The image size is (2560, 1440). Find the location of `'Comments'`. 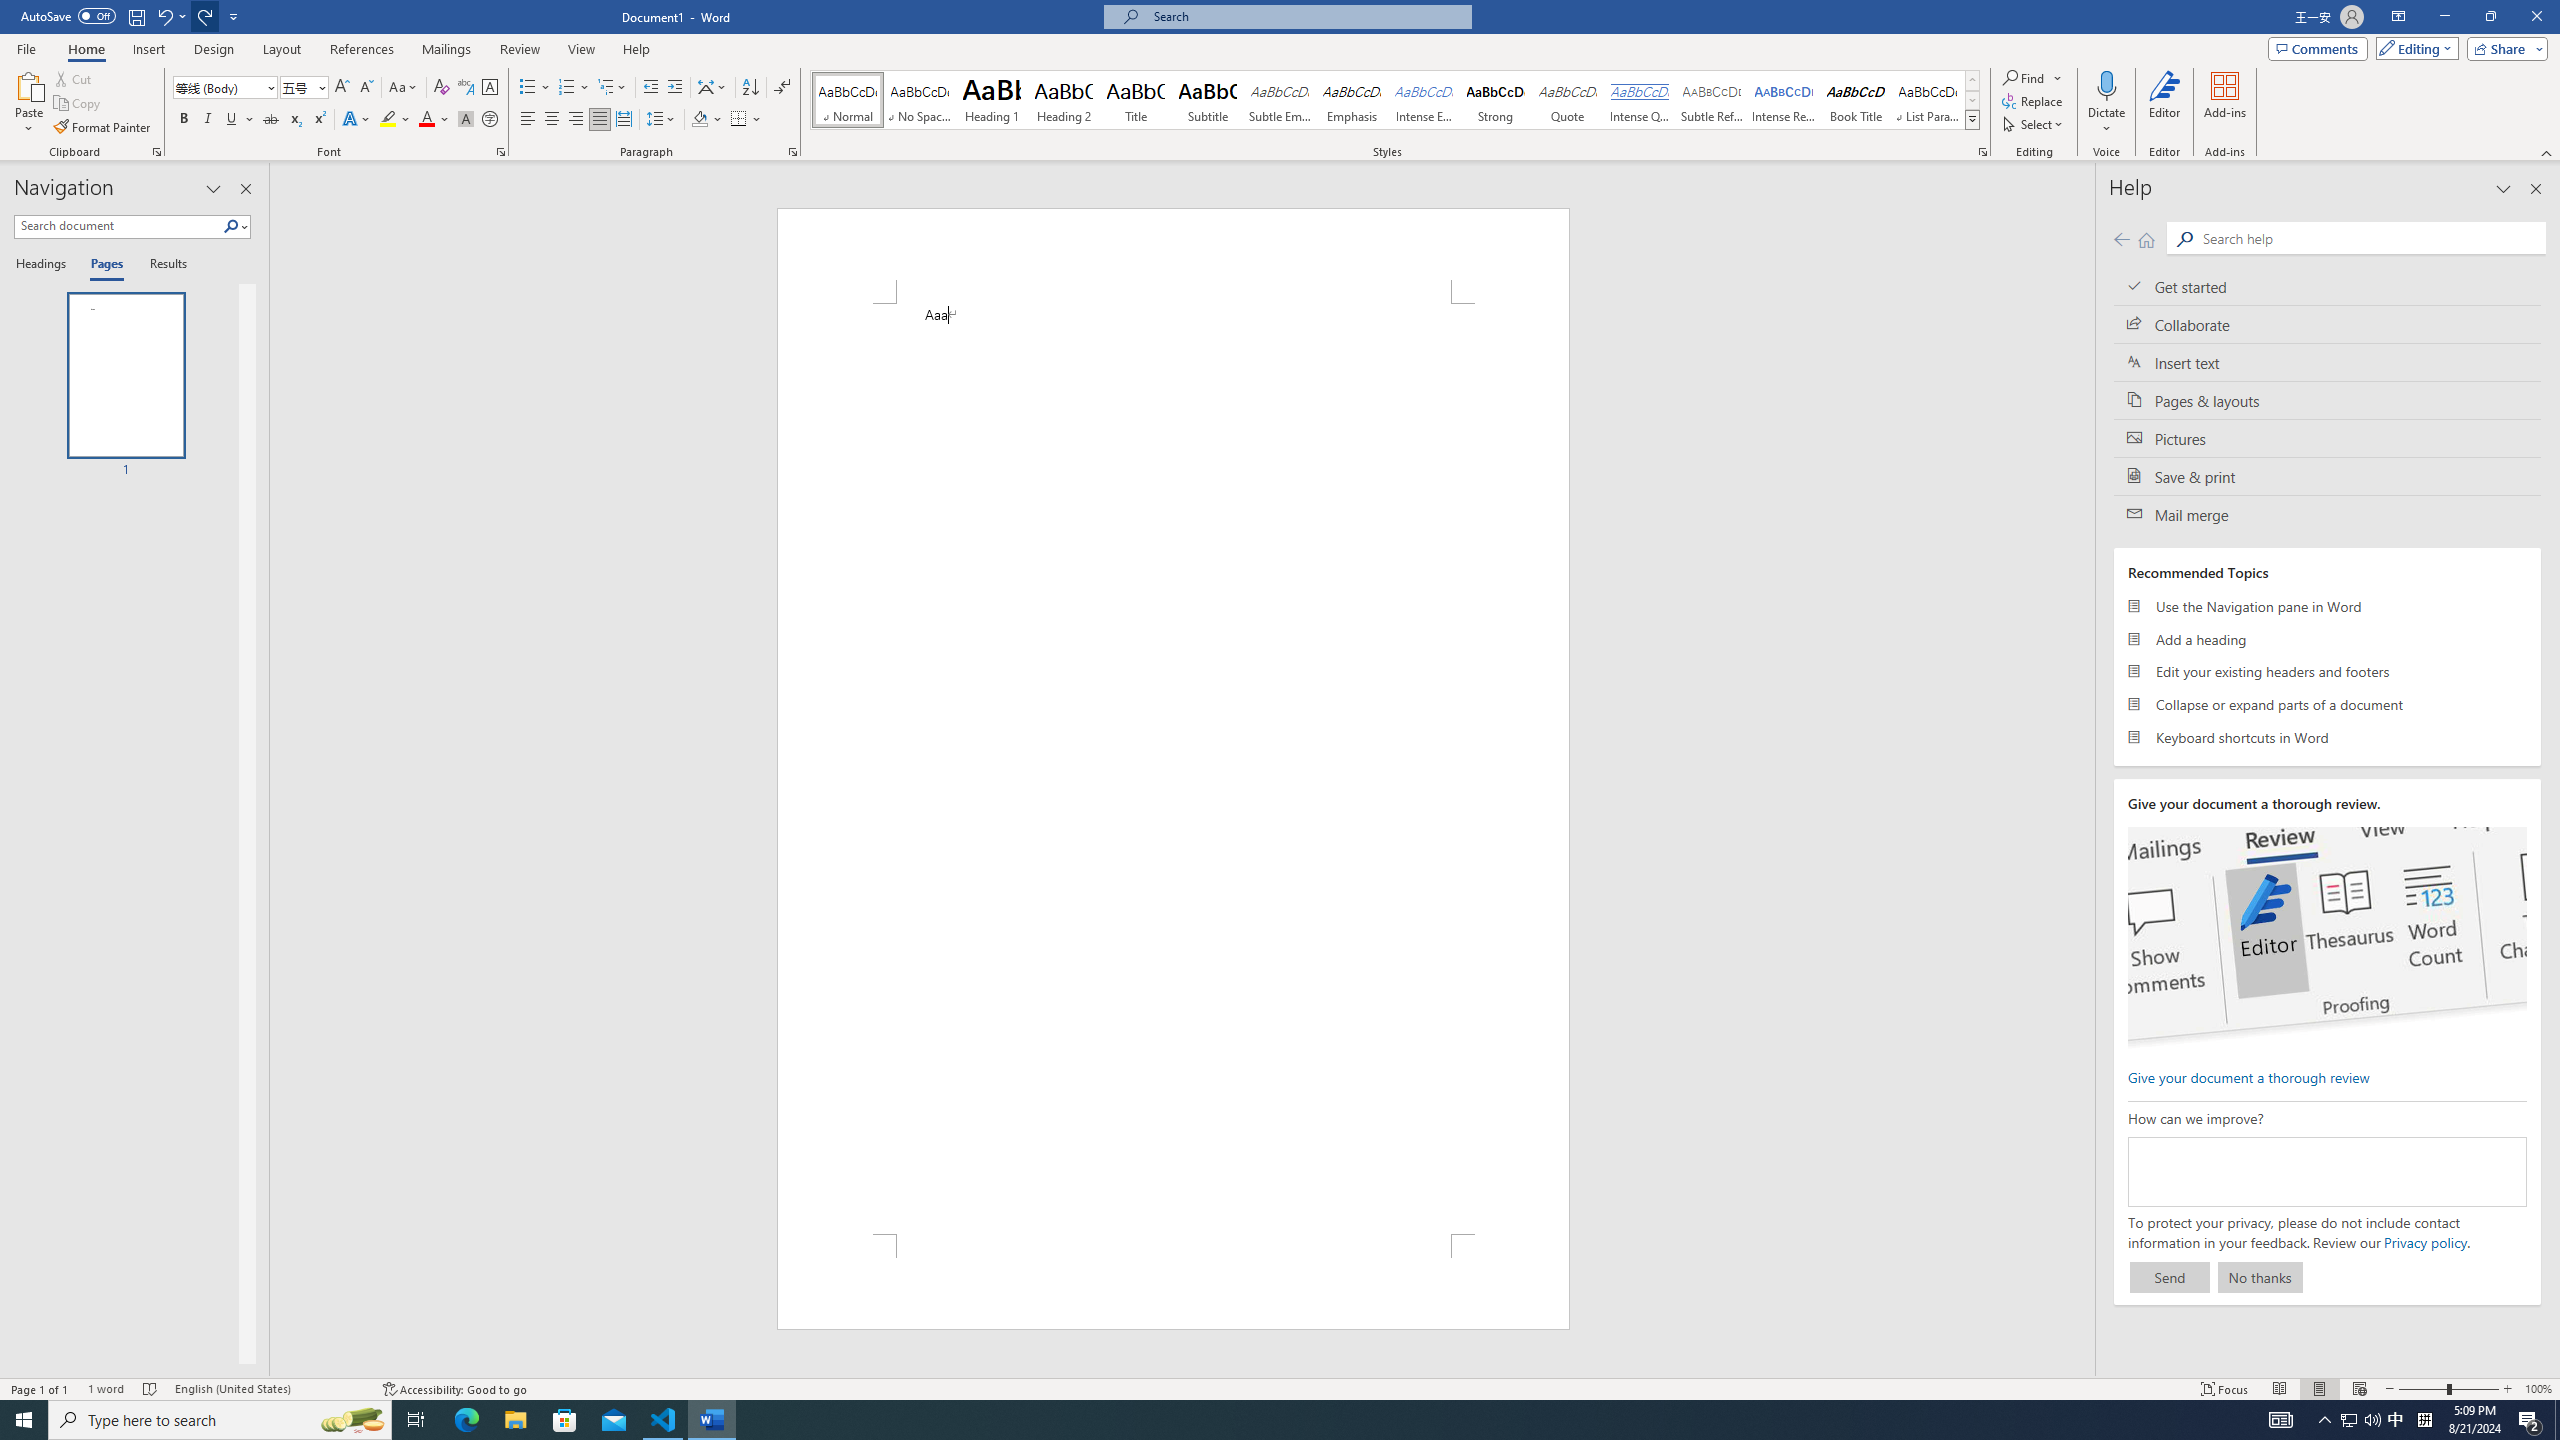

'Comments' is located at coordinates (2318, 47).